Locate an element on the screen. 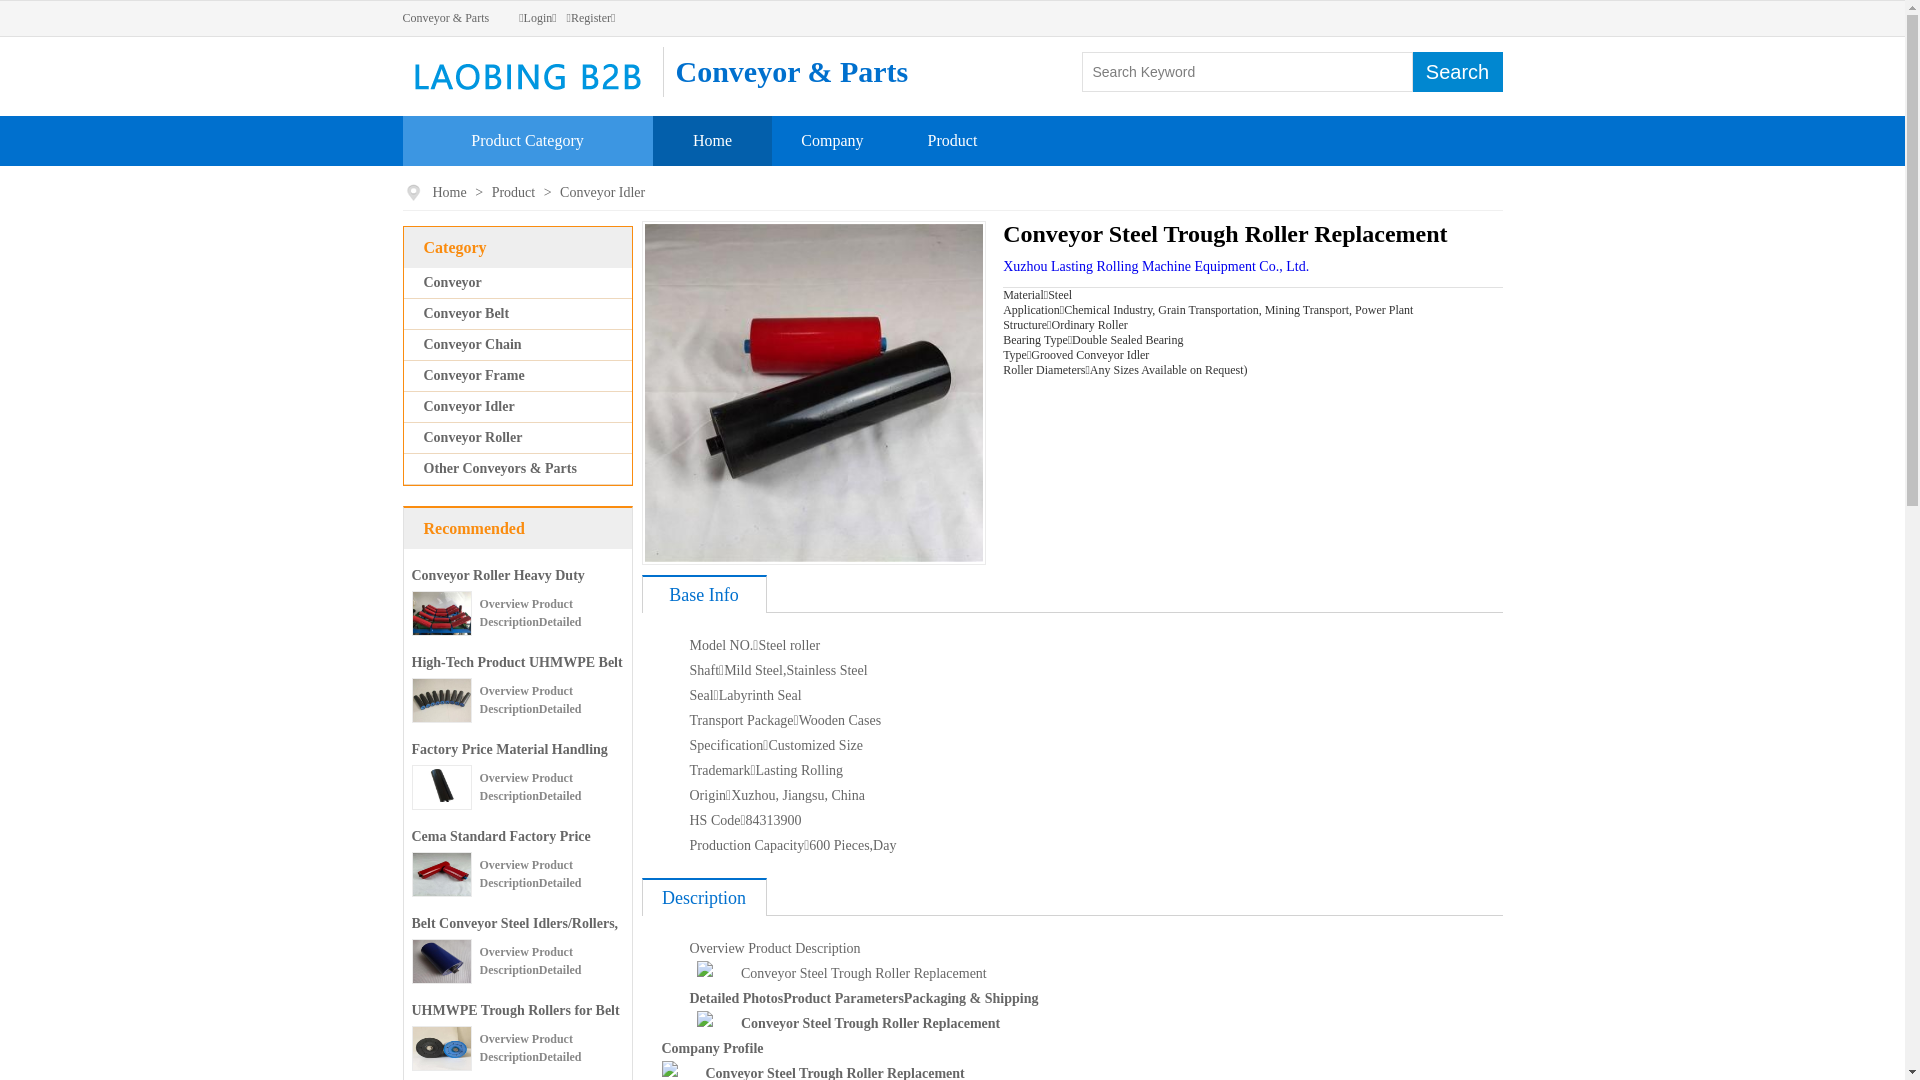  'Company' is located at coordinates (831, 139).